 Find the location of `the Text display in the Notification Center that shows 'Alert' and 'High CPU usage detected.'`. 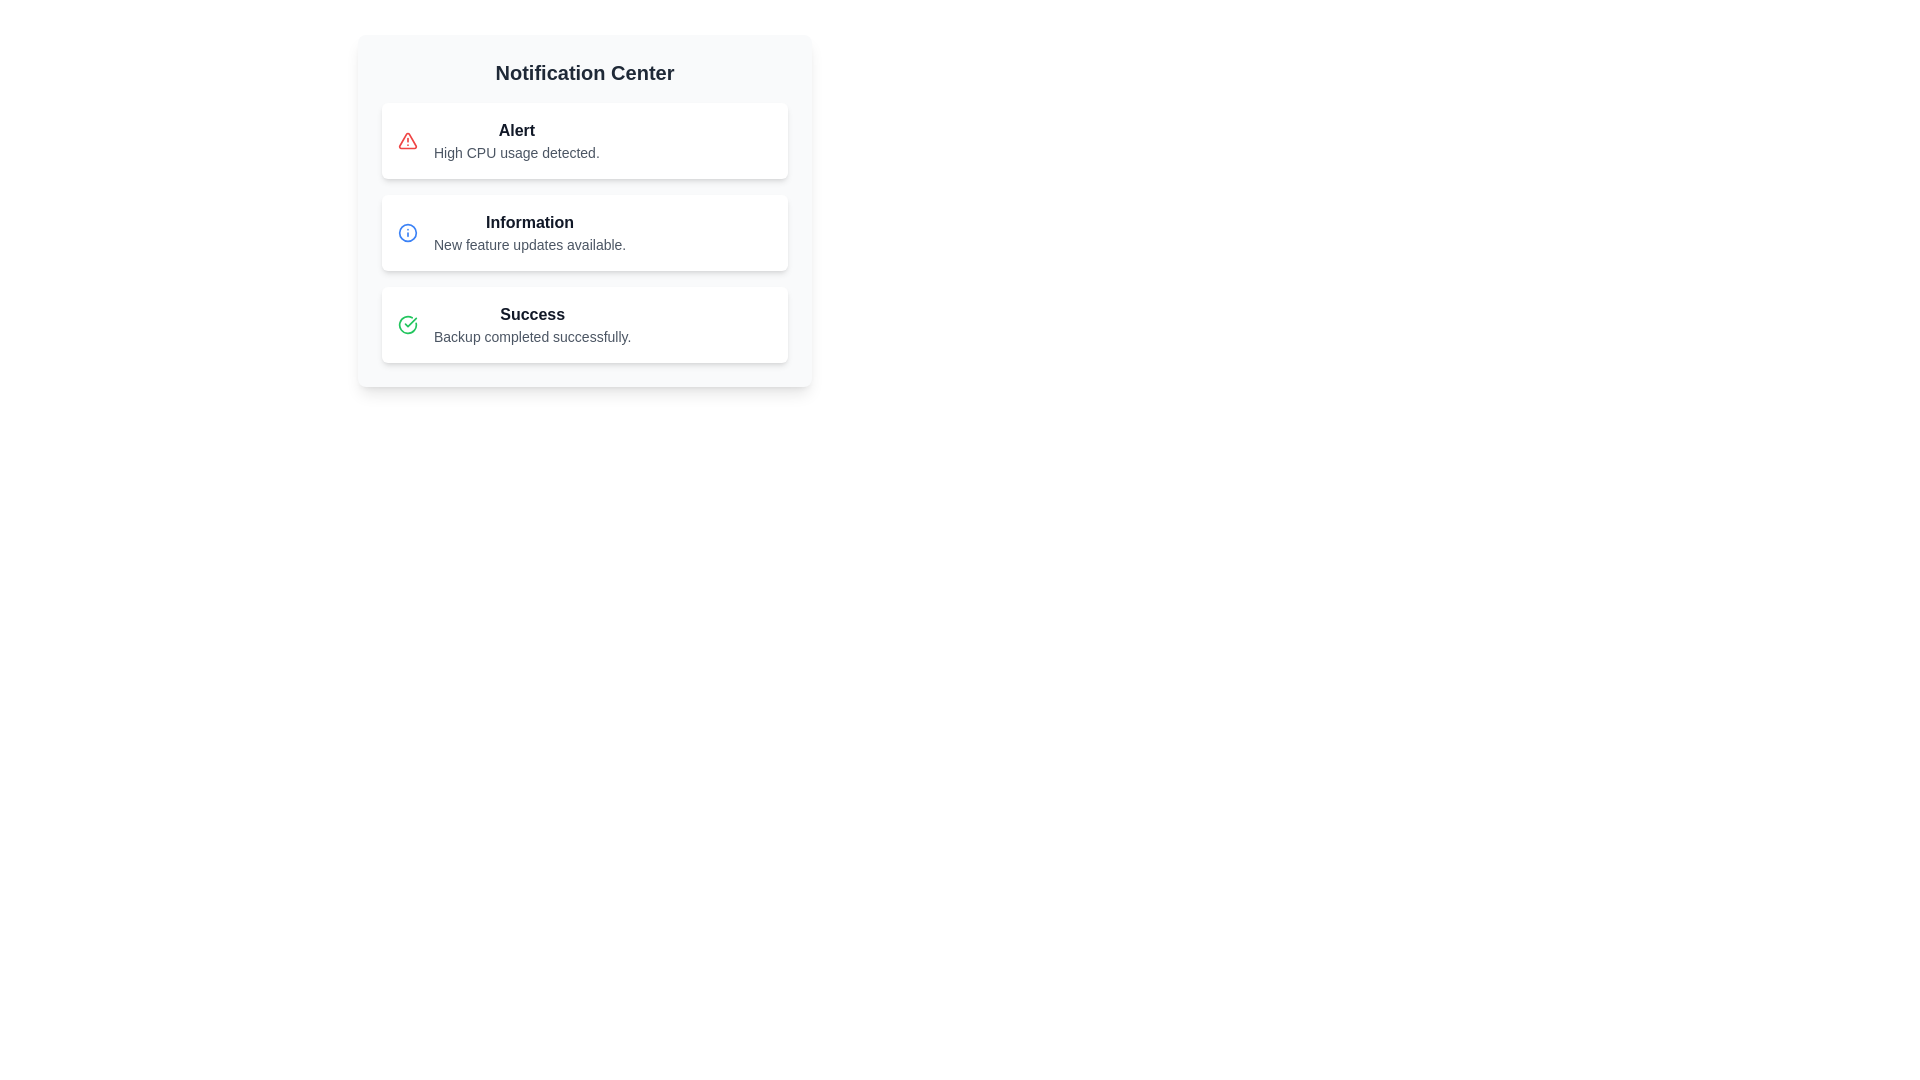

the Text display in the Notification Center that shows 'Alert' and 'High CPU usage detected.' is located at coordinates (516, 140).